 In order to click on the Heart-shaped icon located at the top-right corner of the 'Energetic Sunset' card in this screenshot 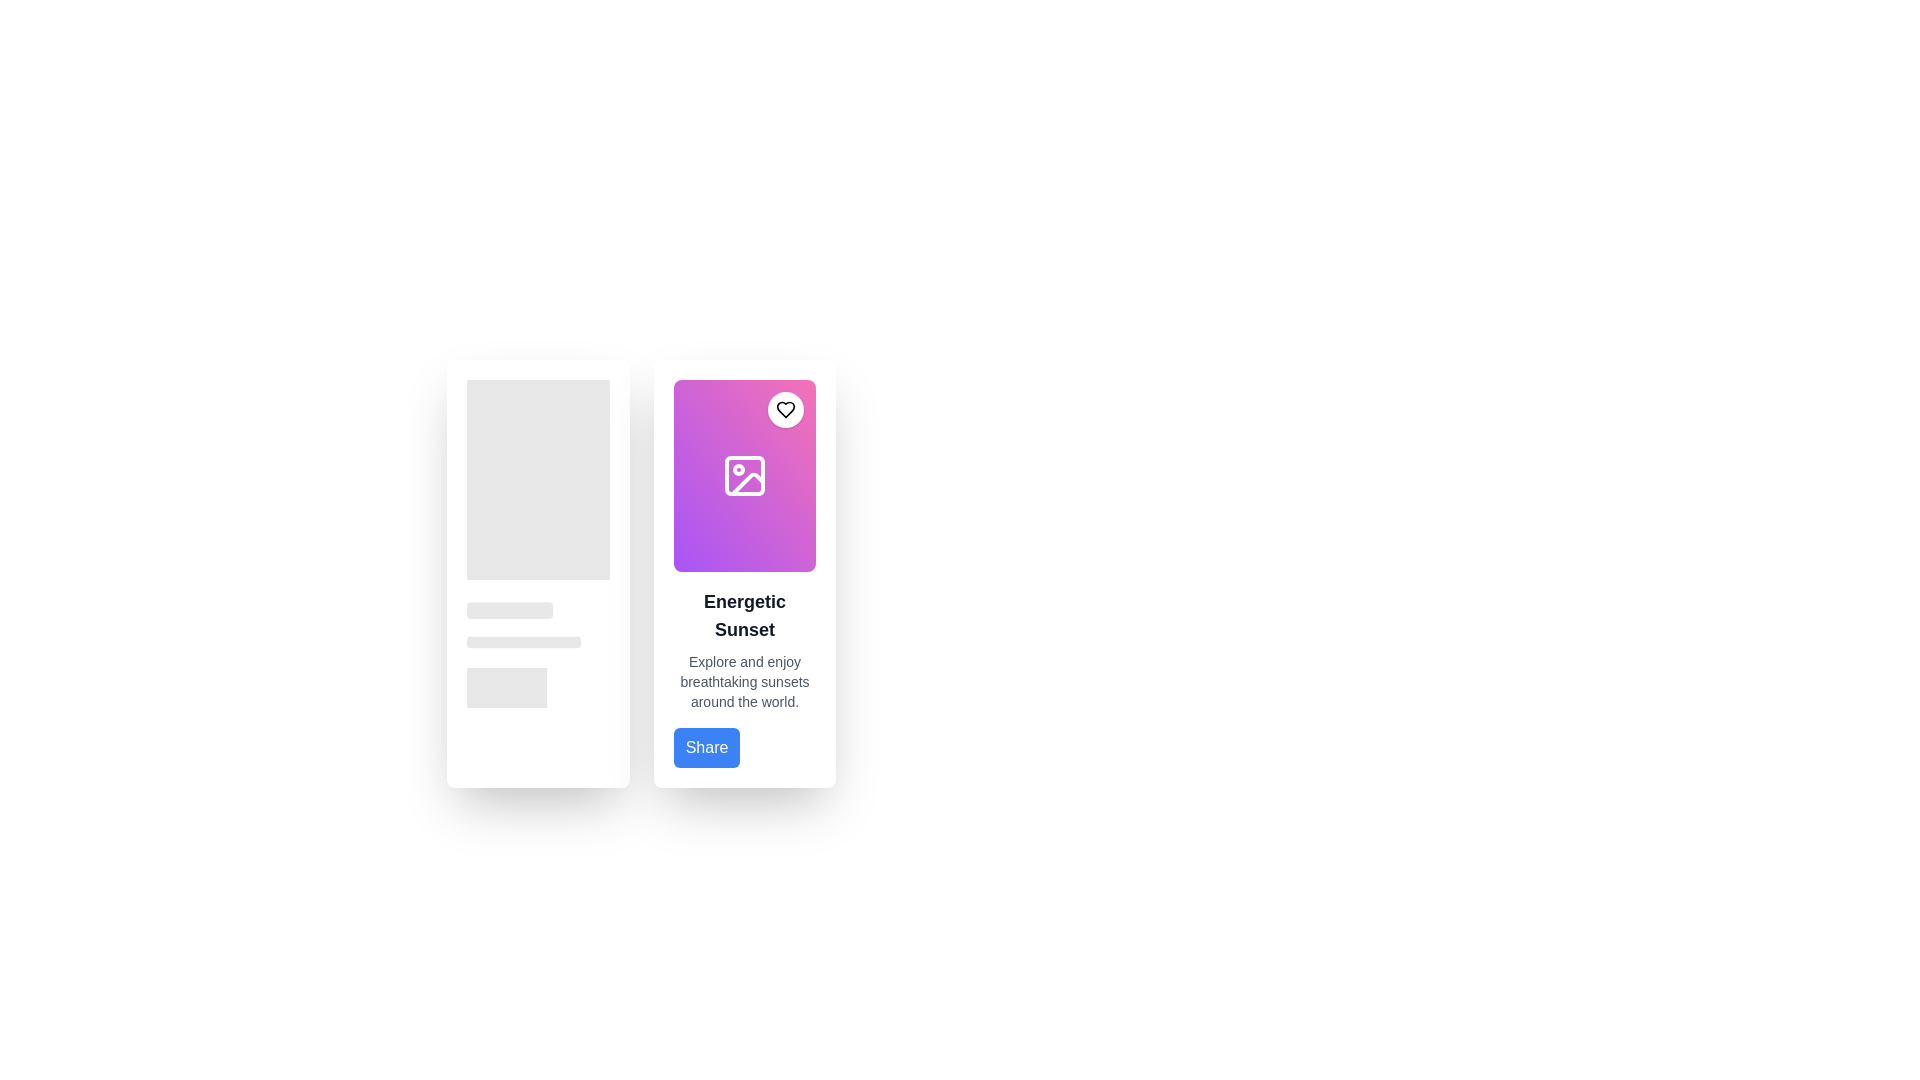, I will do `click(785, 408)`.